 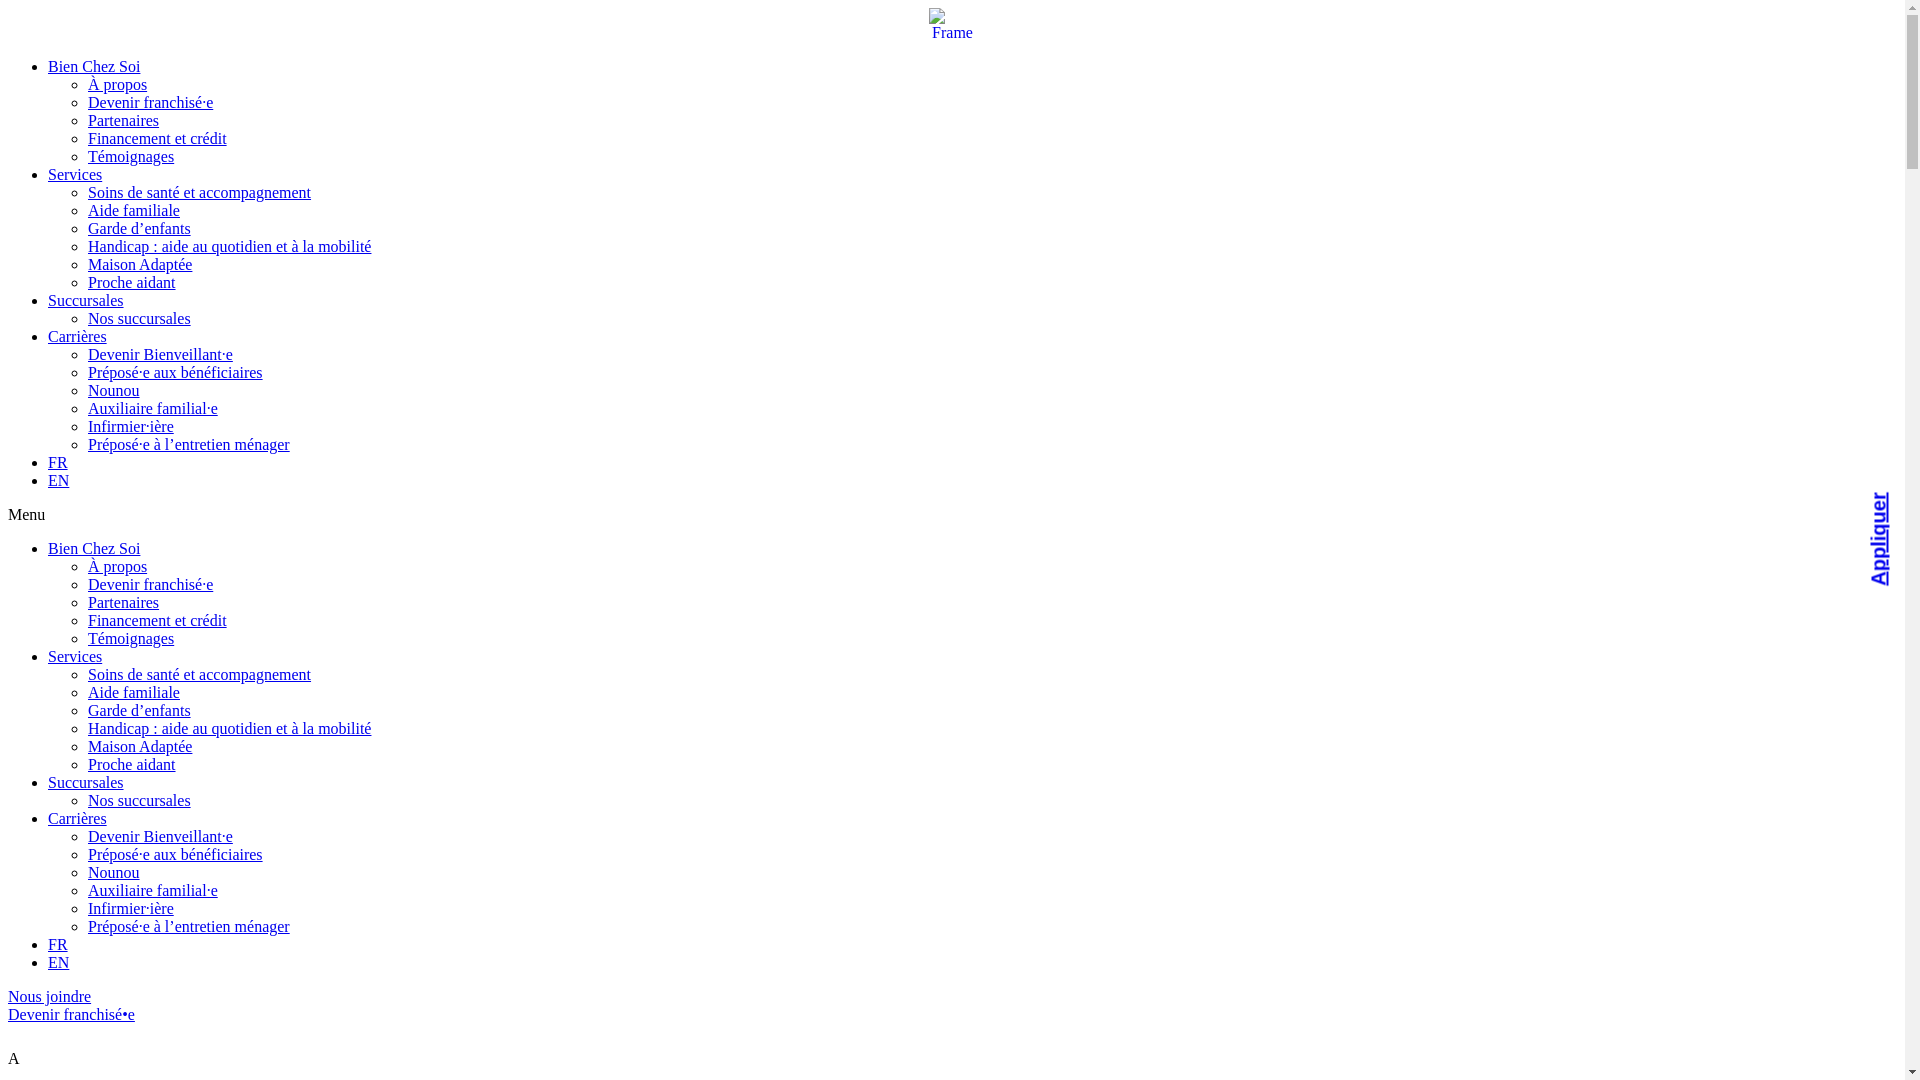 I want to click on 'Aide familiale', so click(x=133, y=691).